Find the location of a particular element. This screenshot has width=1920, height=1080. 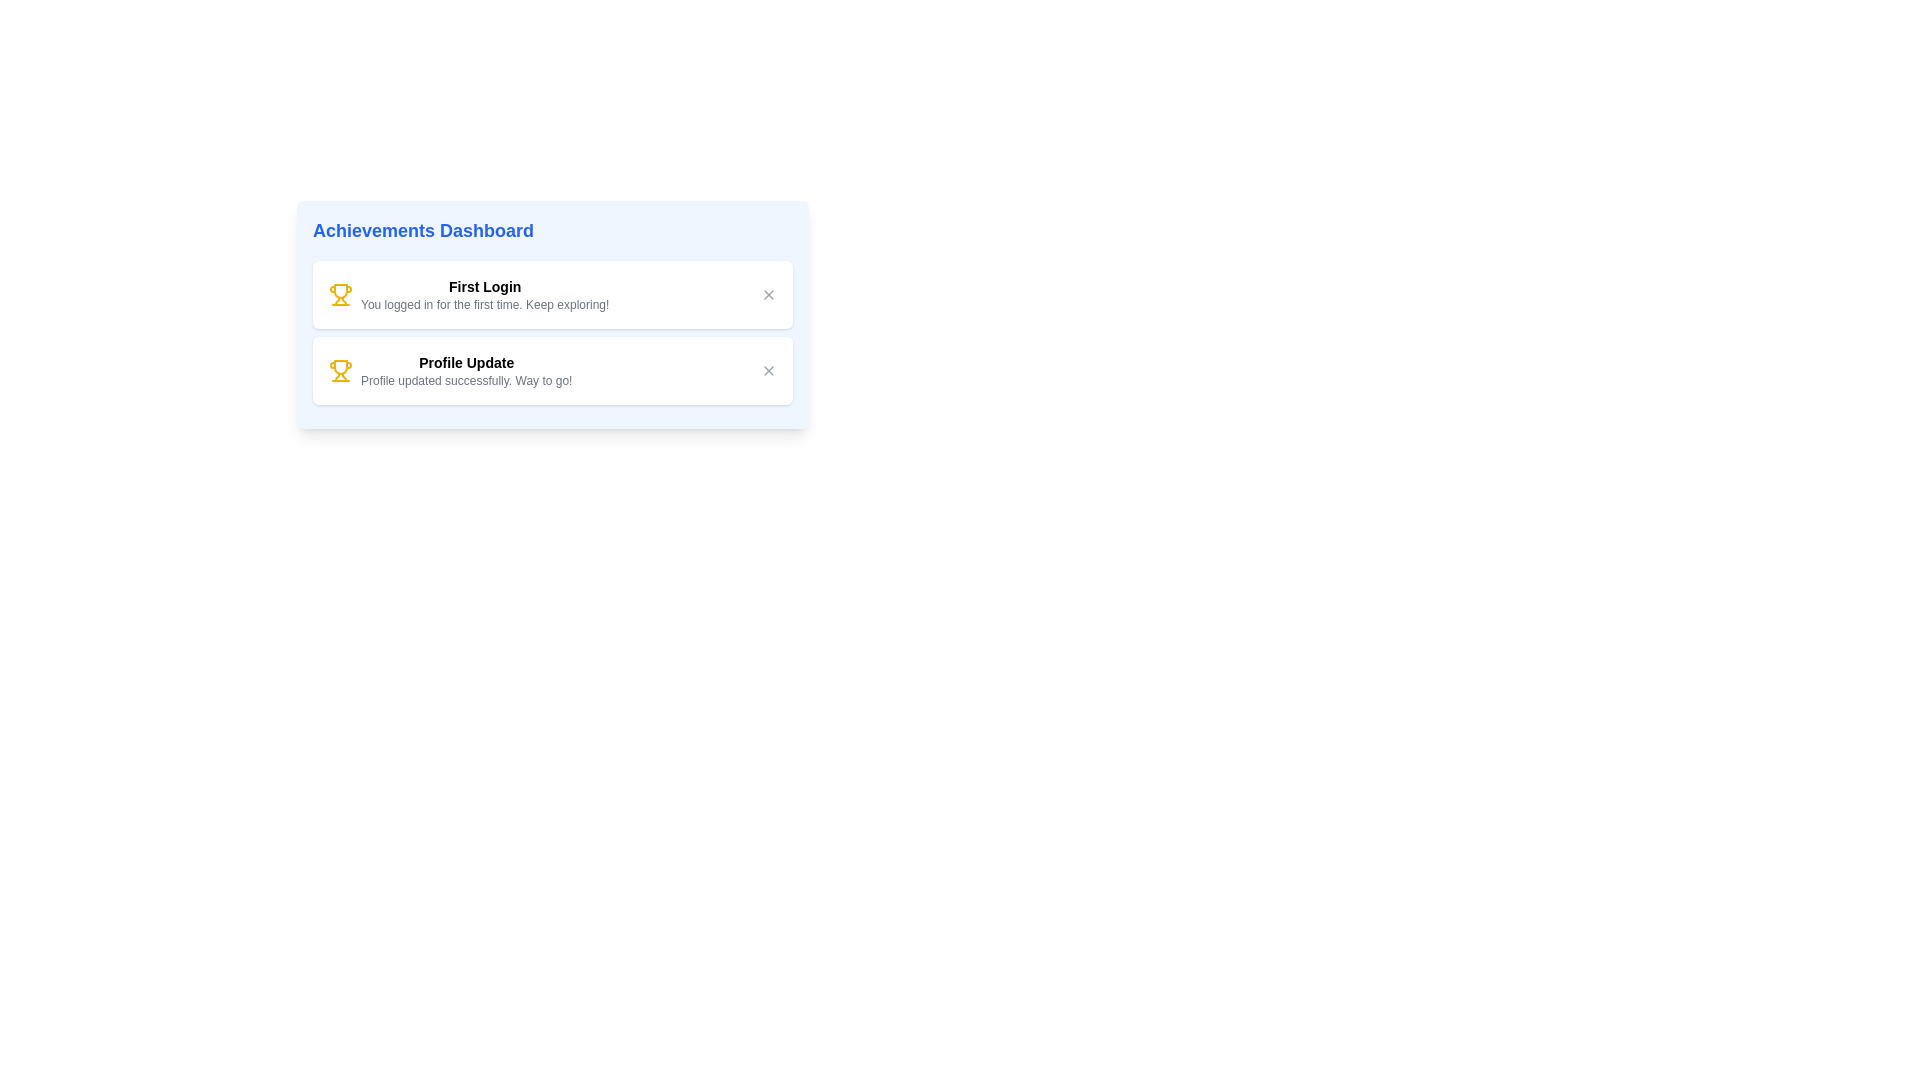

the dismiss button located in the top-right corner of the 'First Login' notification card to change its color is located at coordinates (767, 294).